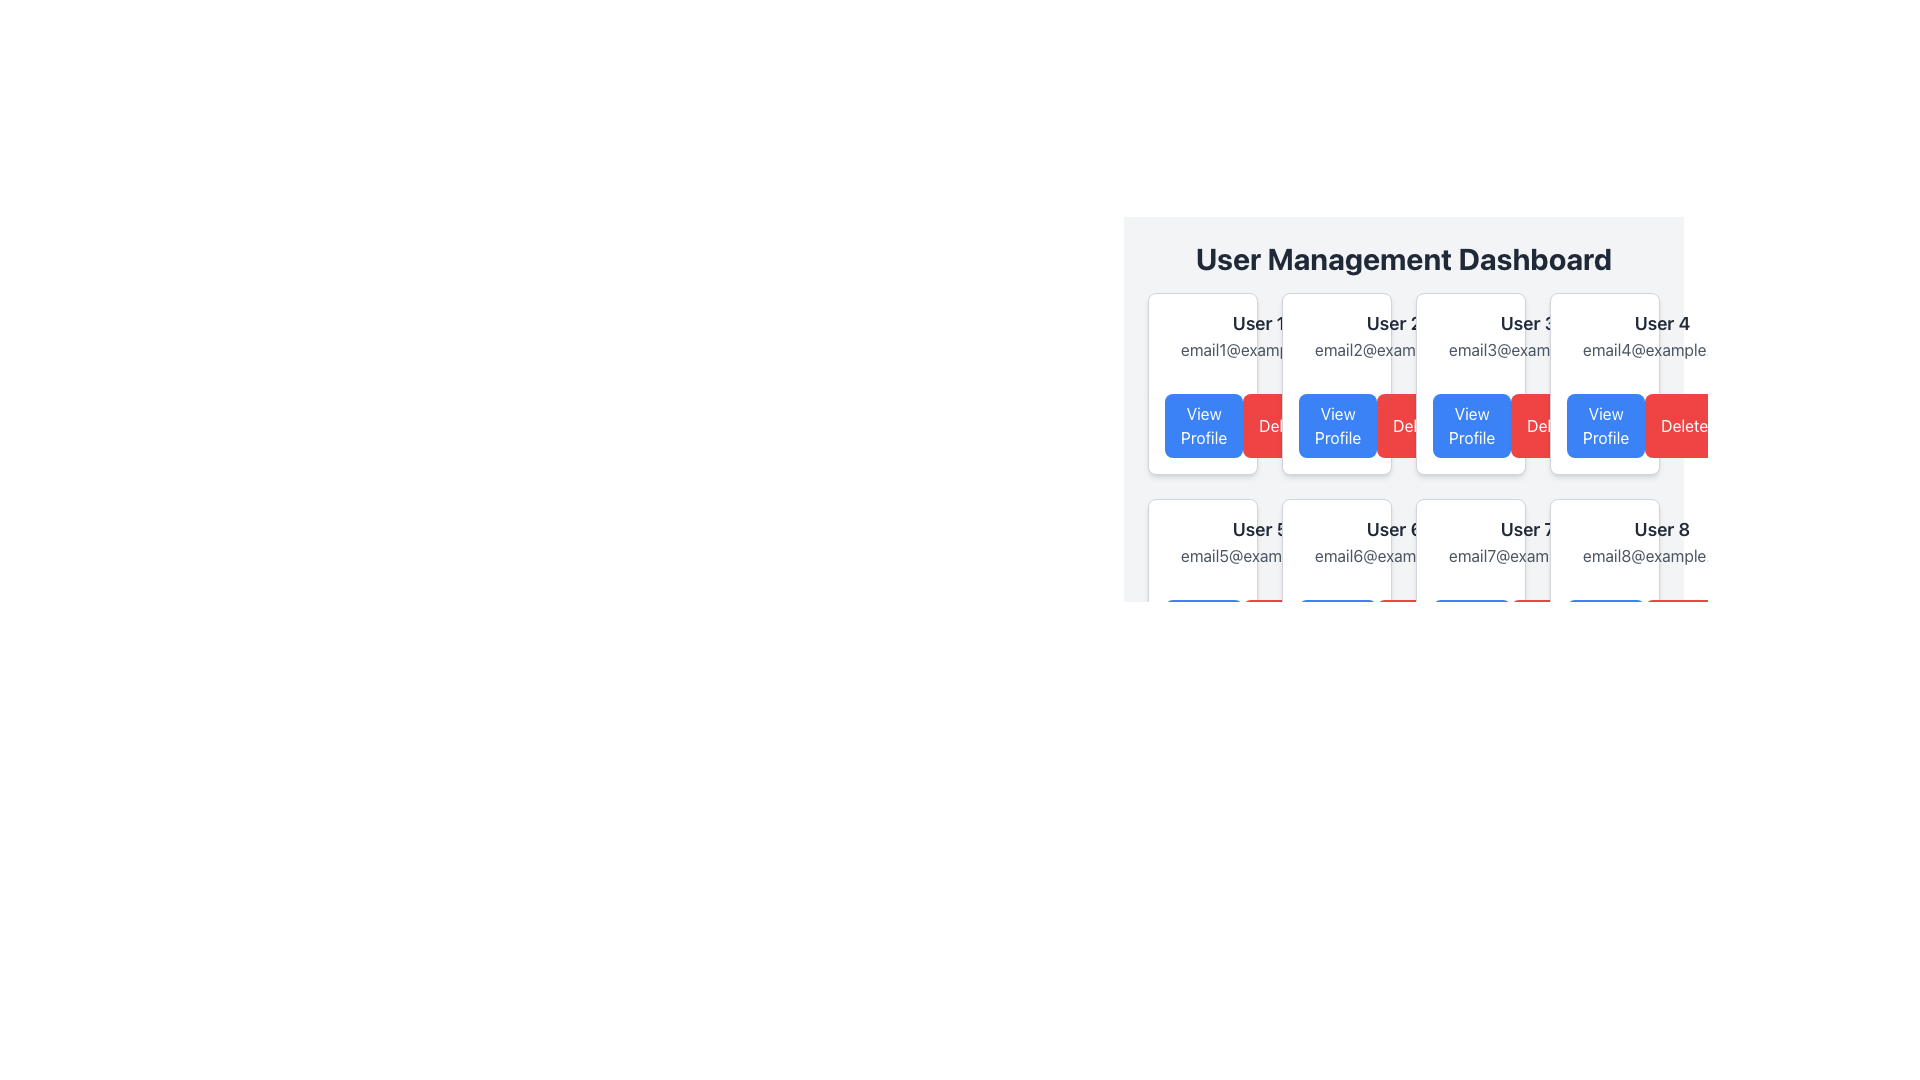  Describe the element at coordinates (1472, 424) in the screenshot. I see `the 'View Profile' button associated with 'User 3'` at that location.